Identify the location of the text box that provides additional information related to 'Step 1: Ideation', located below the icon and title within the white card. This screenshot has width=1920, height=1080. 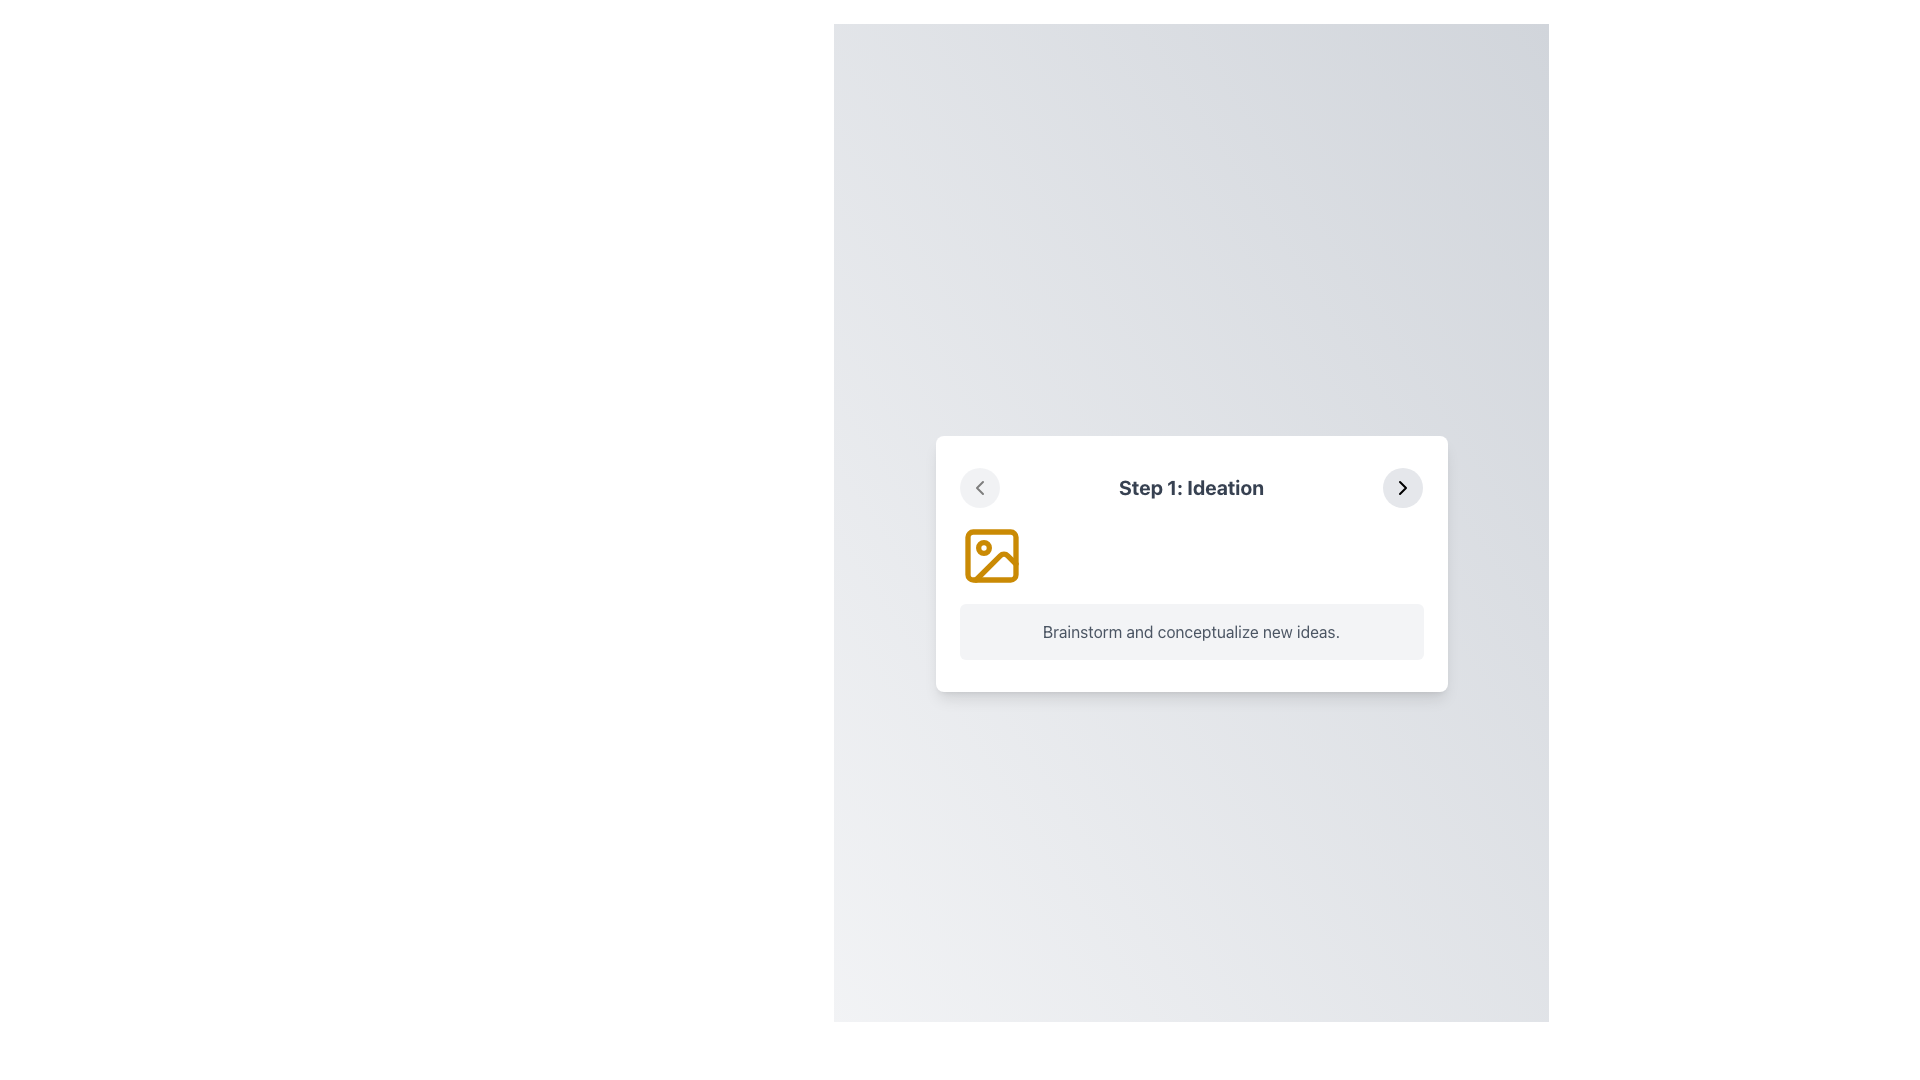
(1191, 632).